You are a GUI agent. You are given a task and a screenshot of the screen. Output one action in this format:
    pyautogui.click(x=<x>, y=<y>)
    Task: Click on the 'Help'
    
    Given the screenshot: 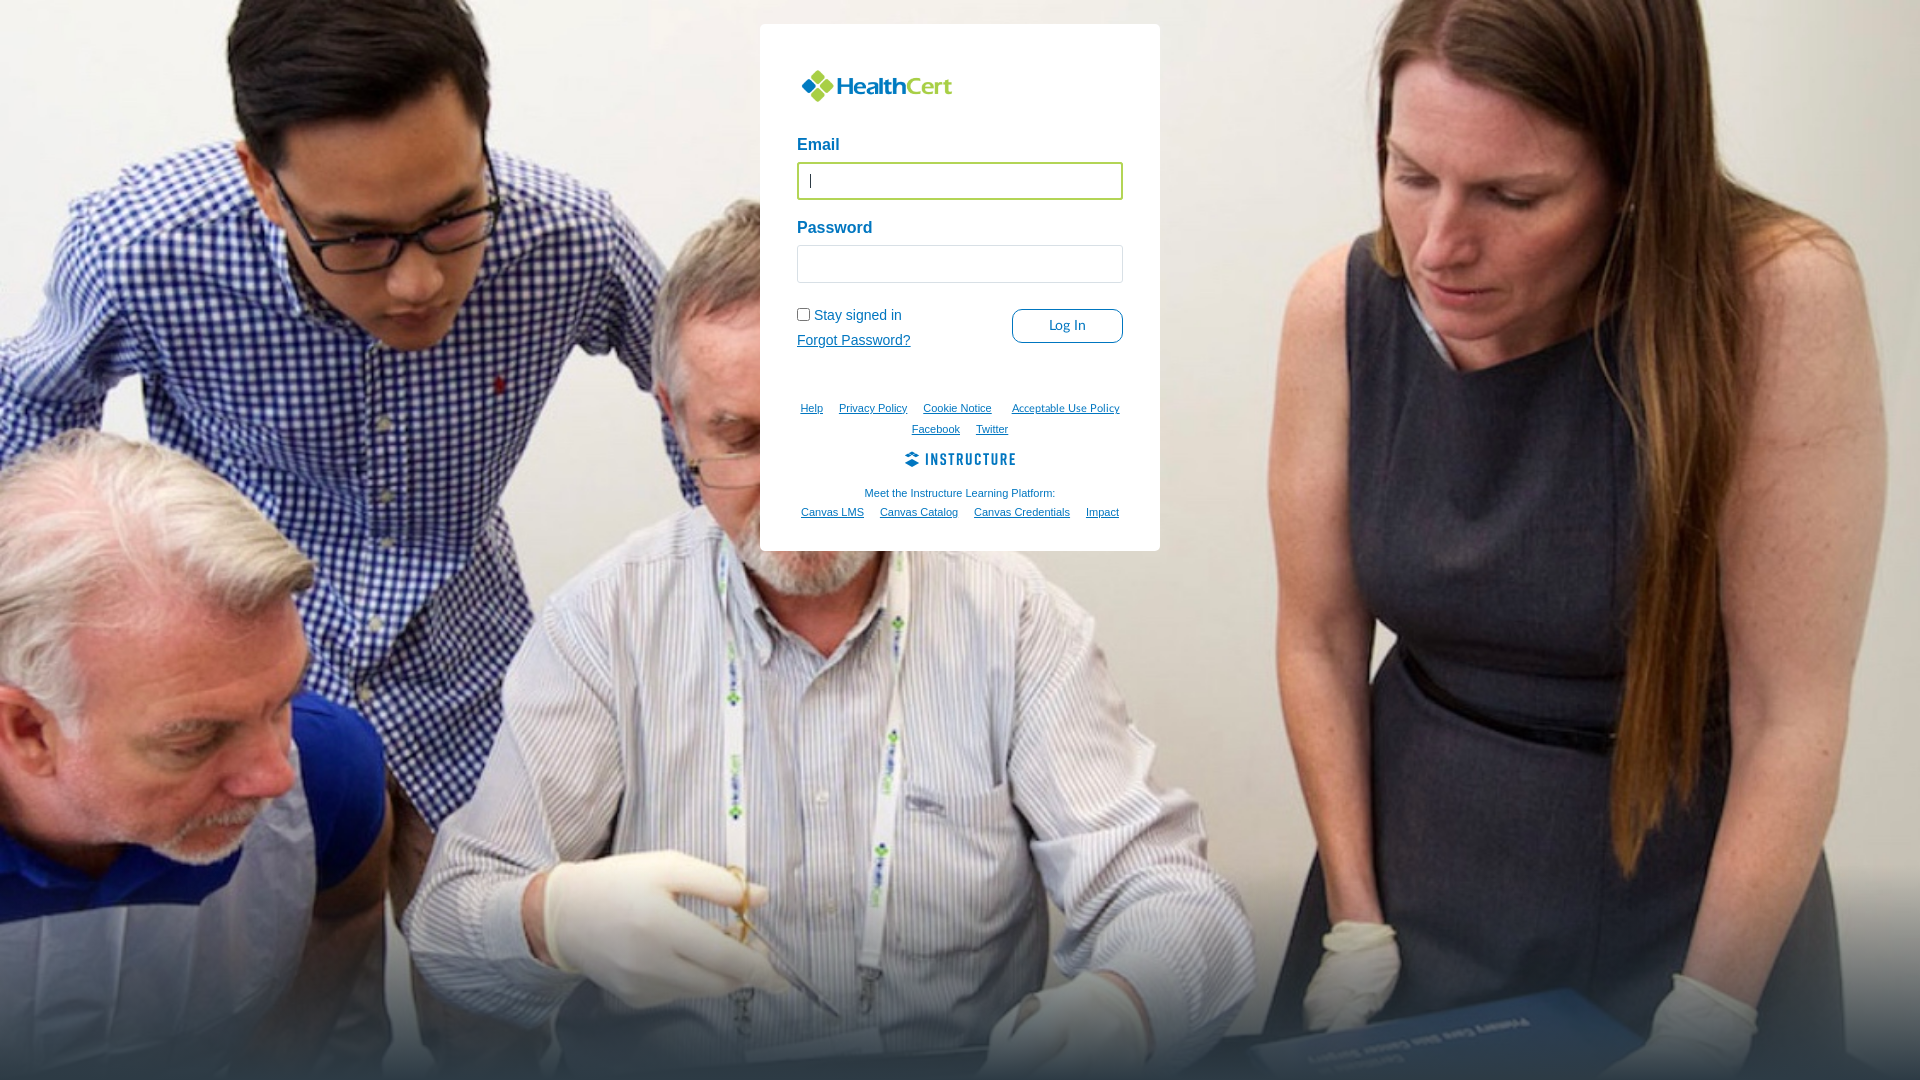 What is the action you would take?
    pyautogui.click(x=811, y=407)
    